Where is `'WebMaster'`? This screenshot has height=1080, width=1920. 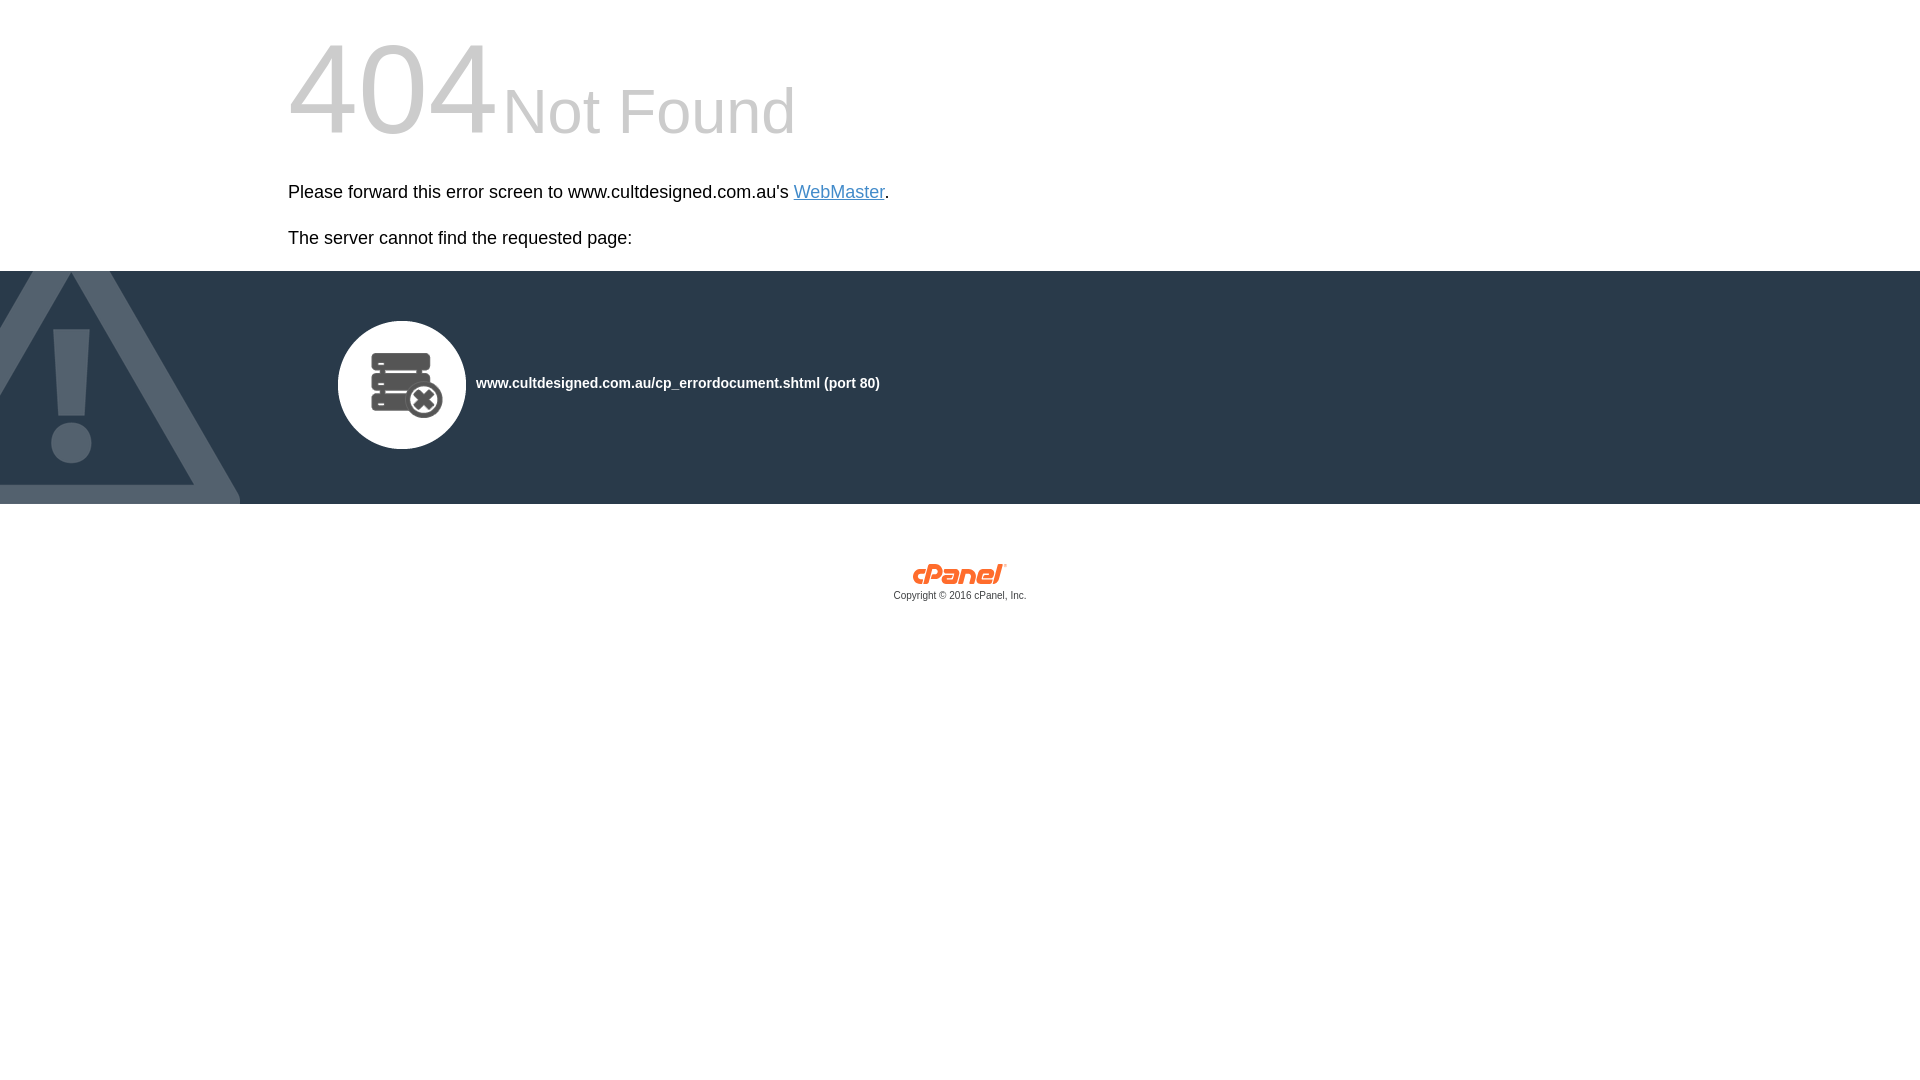
'WebMaster' is located at coordinates (839, 192).